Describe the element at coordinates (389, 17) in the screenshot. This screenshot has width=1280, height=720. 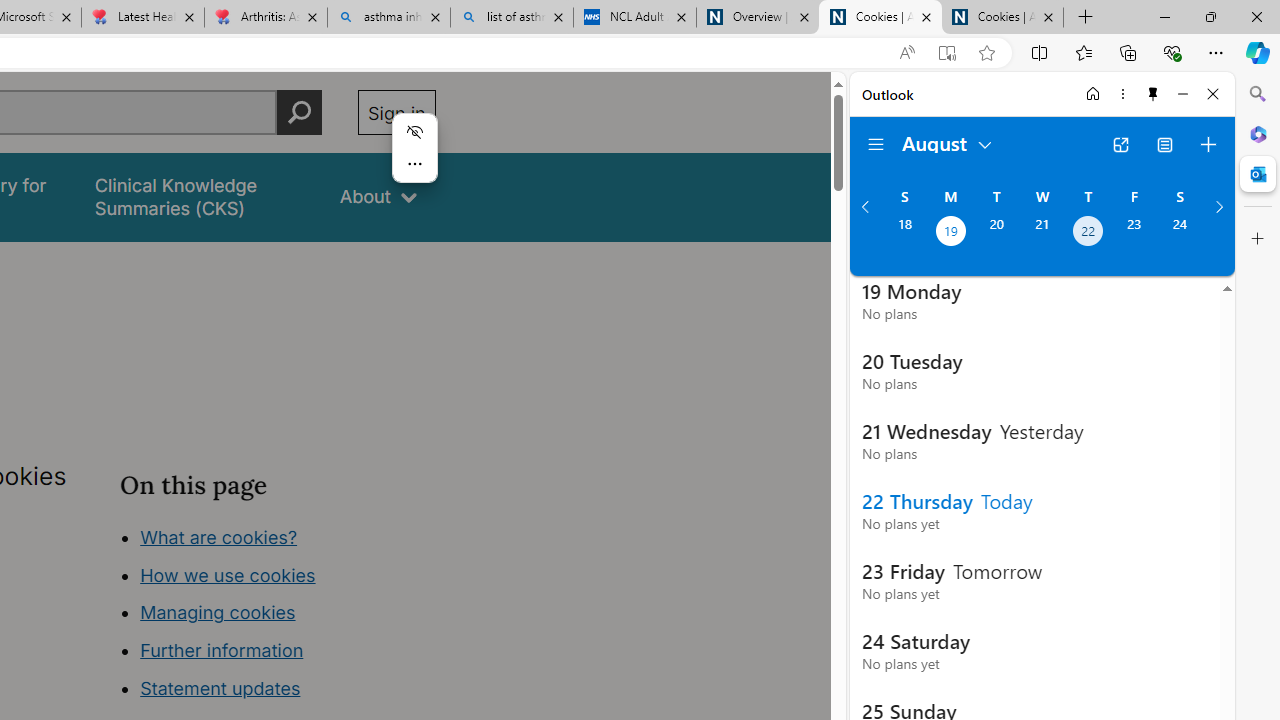
I see `'asthma inhaler - Search'` at that location.